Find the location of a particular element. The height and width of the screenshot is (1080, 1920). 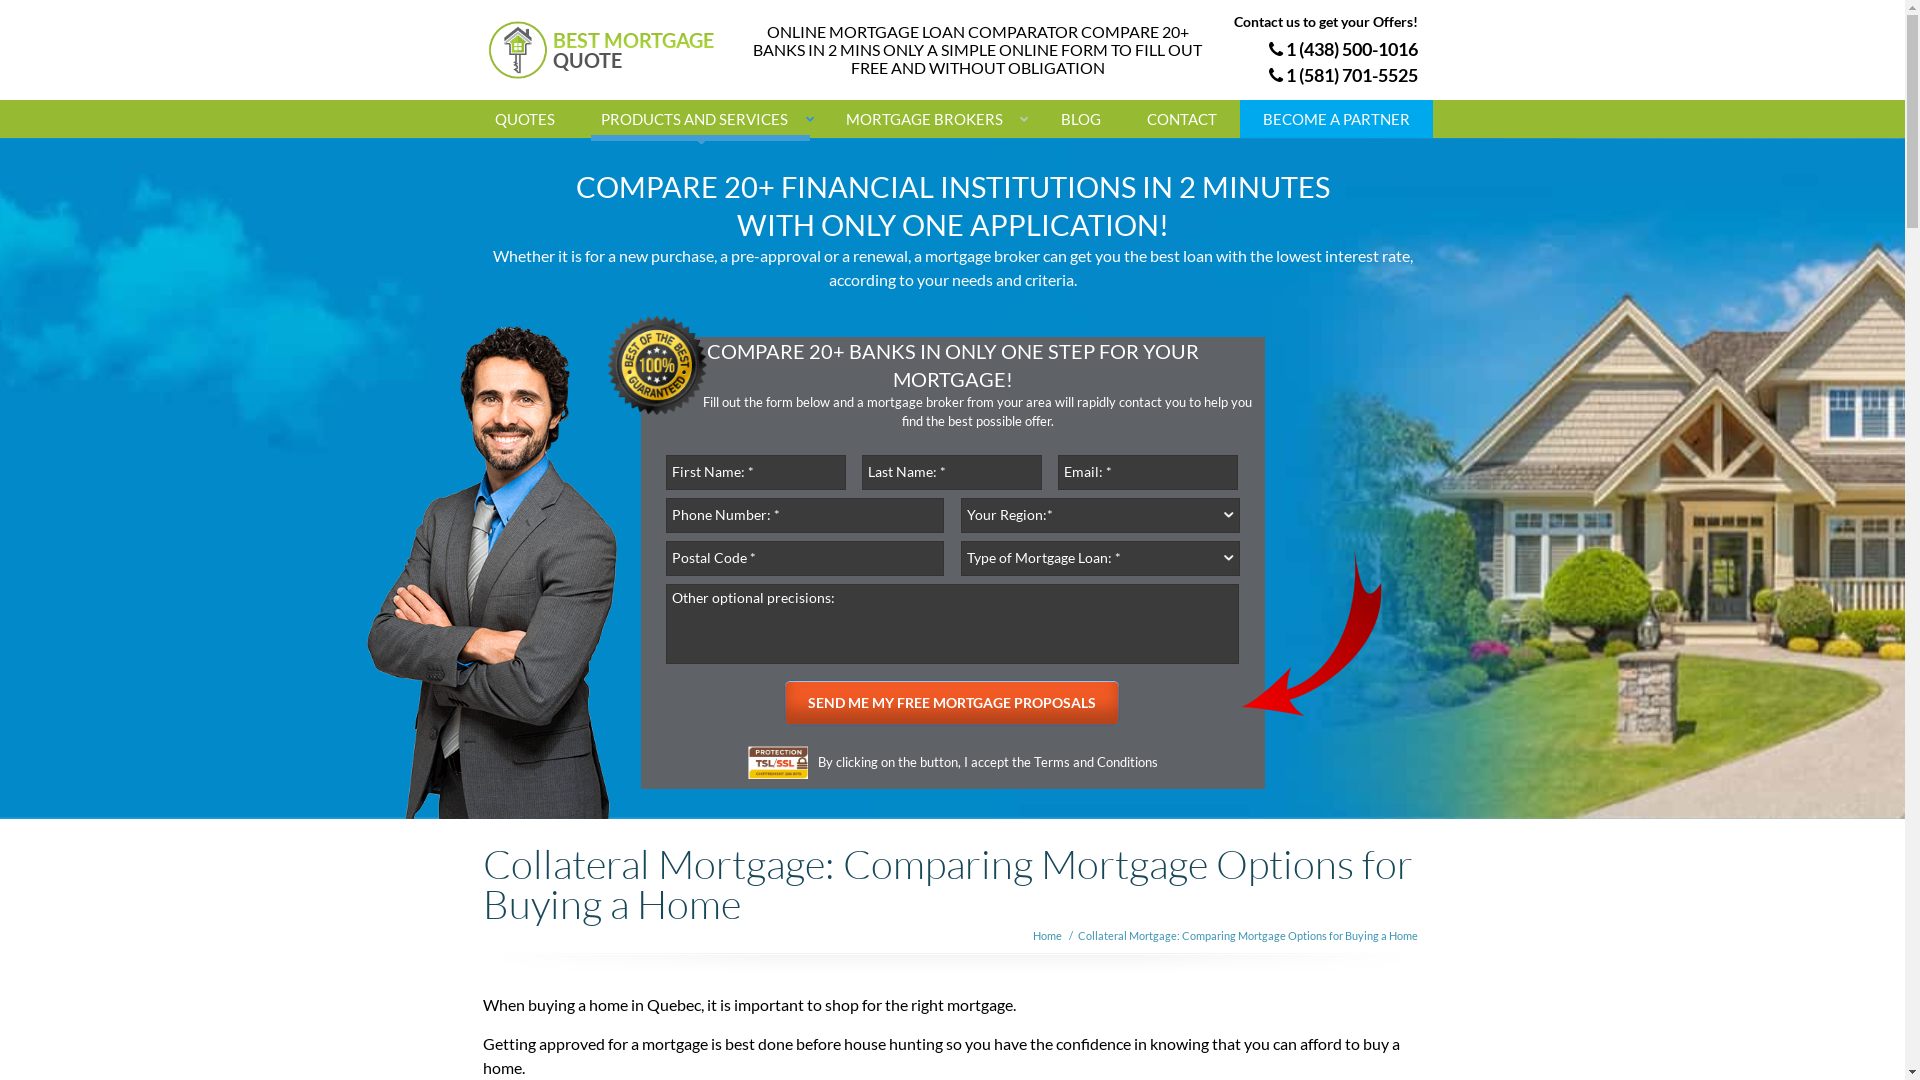

'MORTGAGE BROKERS' is located at coordinates (929, 119).